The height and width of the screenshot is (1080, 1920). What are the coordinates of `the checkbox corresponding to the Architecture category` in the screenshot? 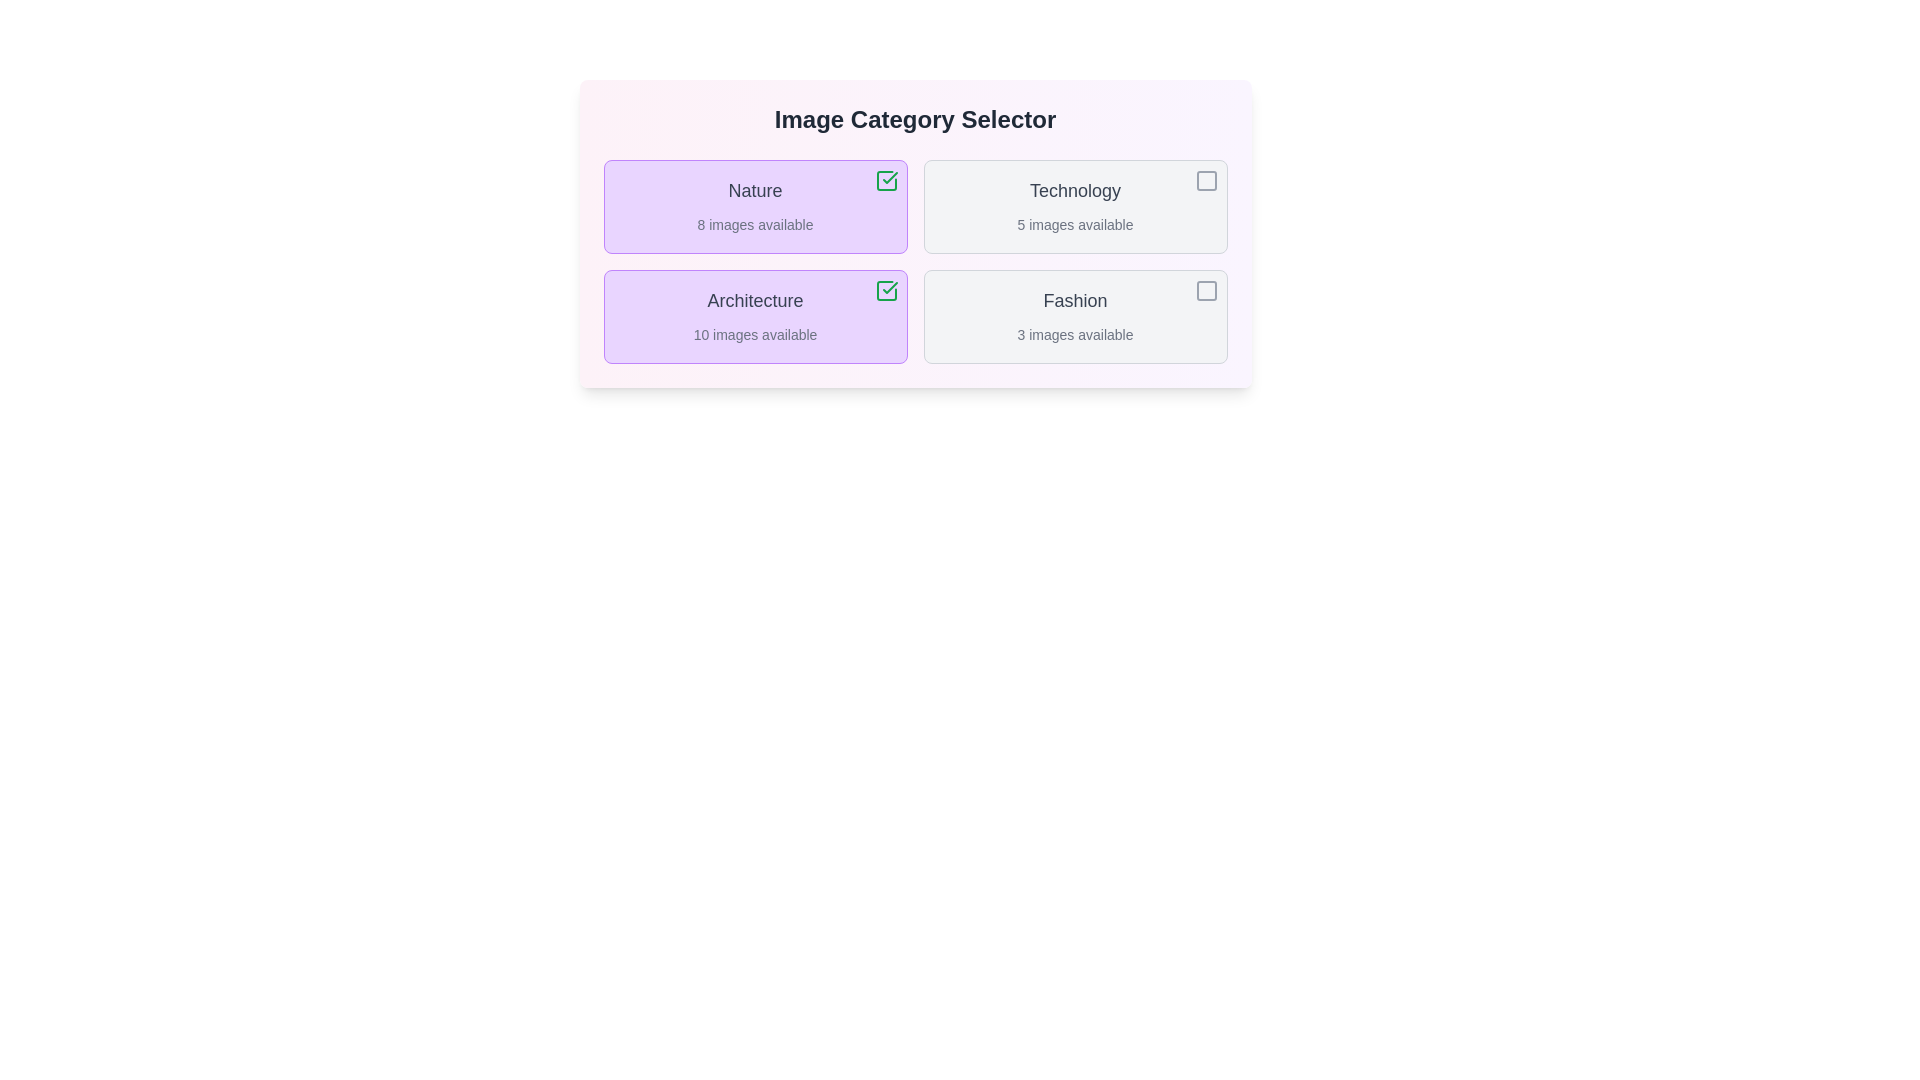 It's located at (885, 290).